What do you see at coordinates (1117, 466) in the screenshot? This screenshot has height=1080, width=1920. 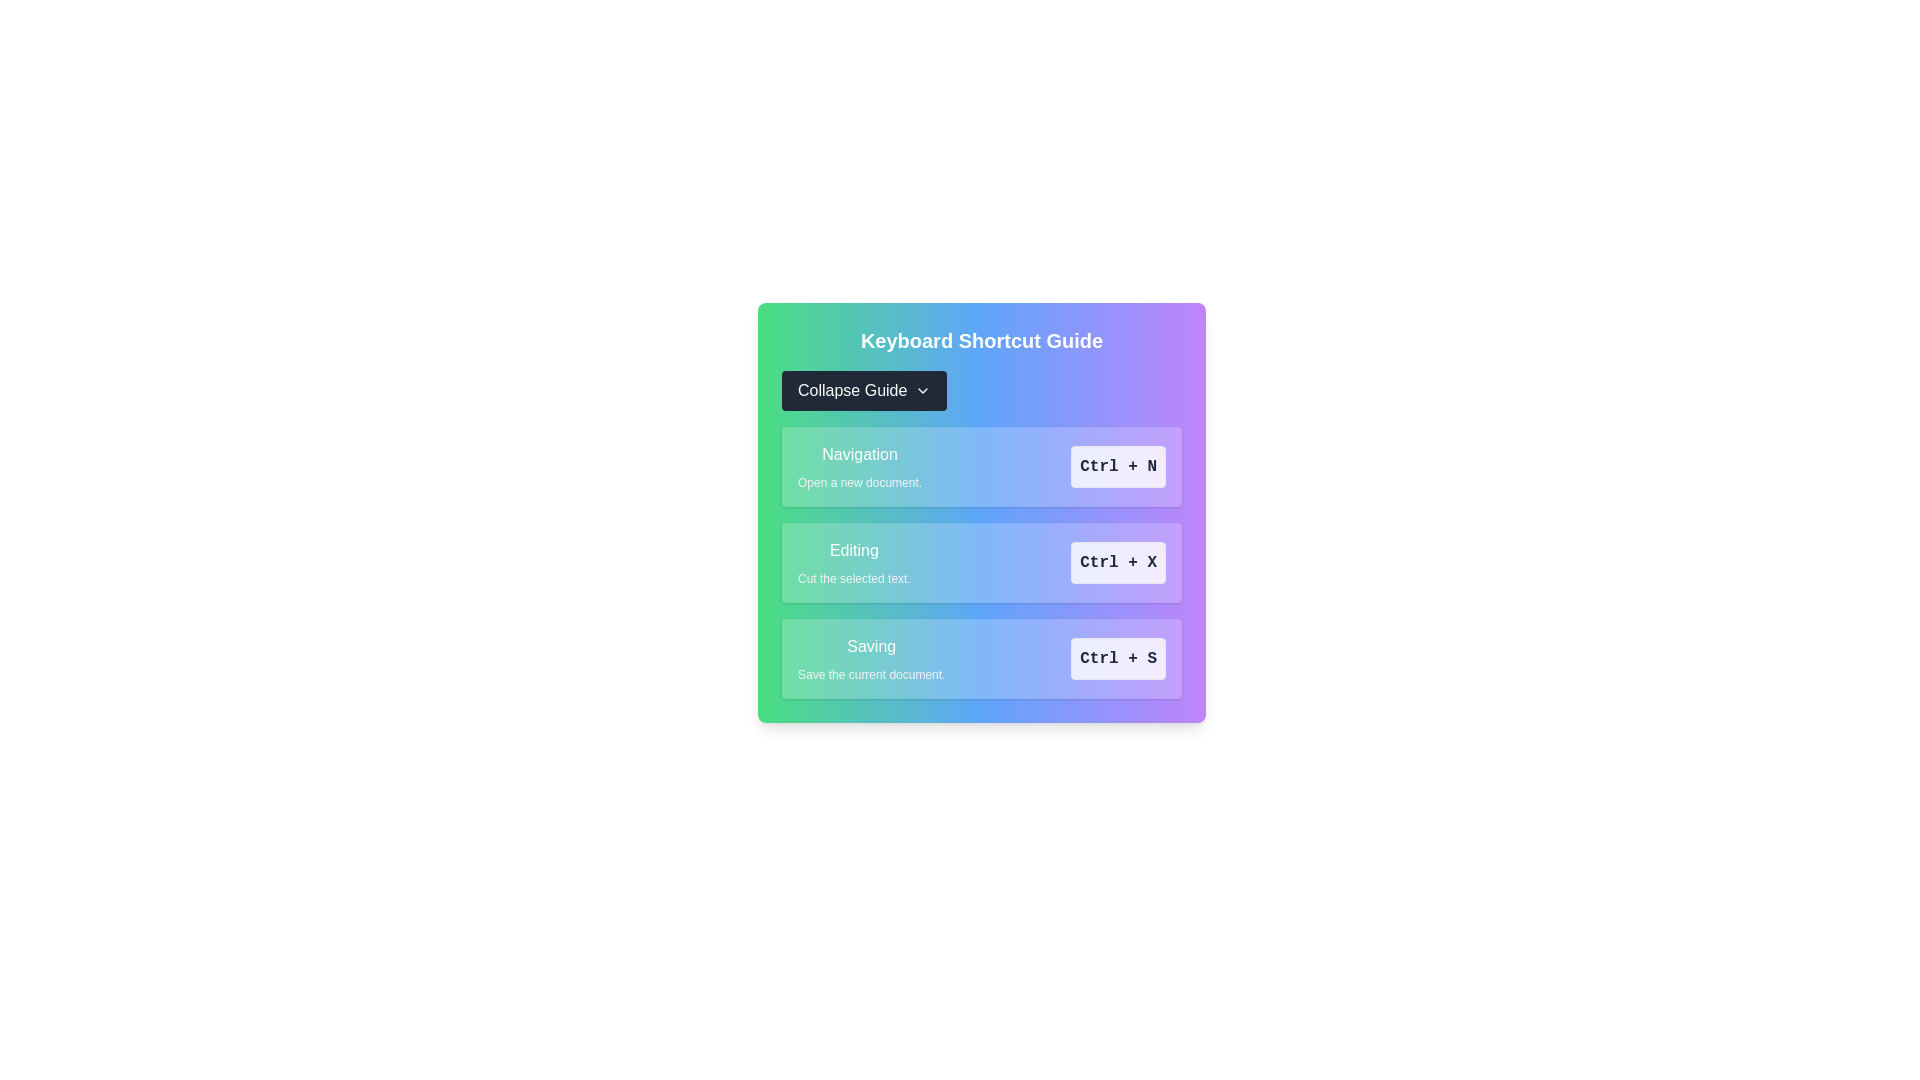 I see `the 'Ctrl + N' text label, which is bold black text on a light-colored button with a slight rounded border, located at the right-most position in the navigation group of shortcut instructions` at bounding box center [1117, 466].